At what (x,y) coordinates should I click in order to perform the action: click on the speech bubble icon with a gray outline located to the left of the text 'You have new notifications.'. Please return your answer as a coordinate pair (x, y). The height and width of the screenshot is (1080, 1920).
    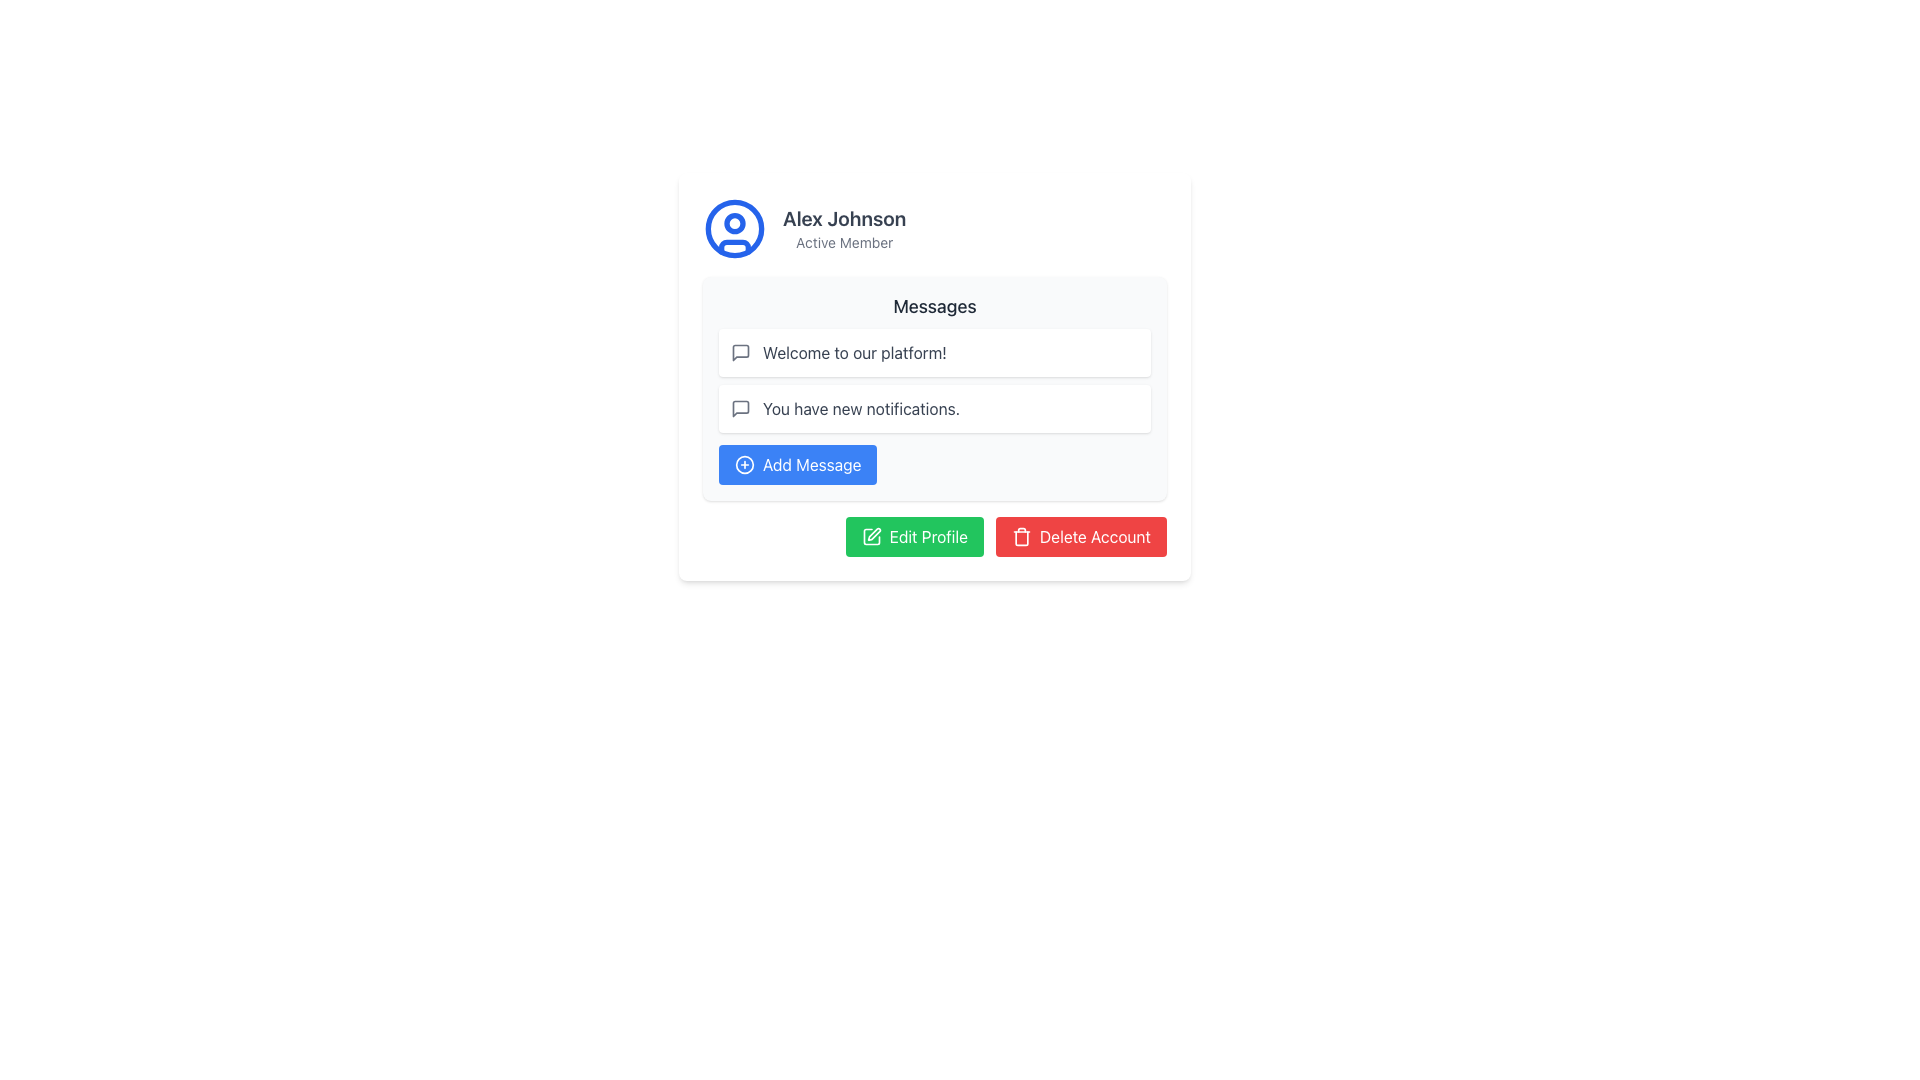
    Looking at the image, I should click on (739, 407).